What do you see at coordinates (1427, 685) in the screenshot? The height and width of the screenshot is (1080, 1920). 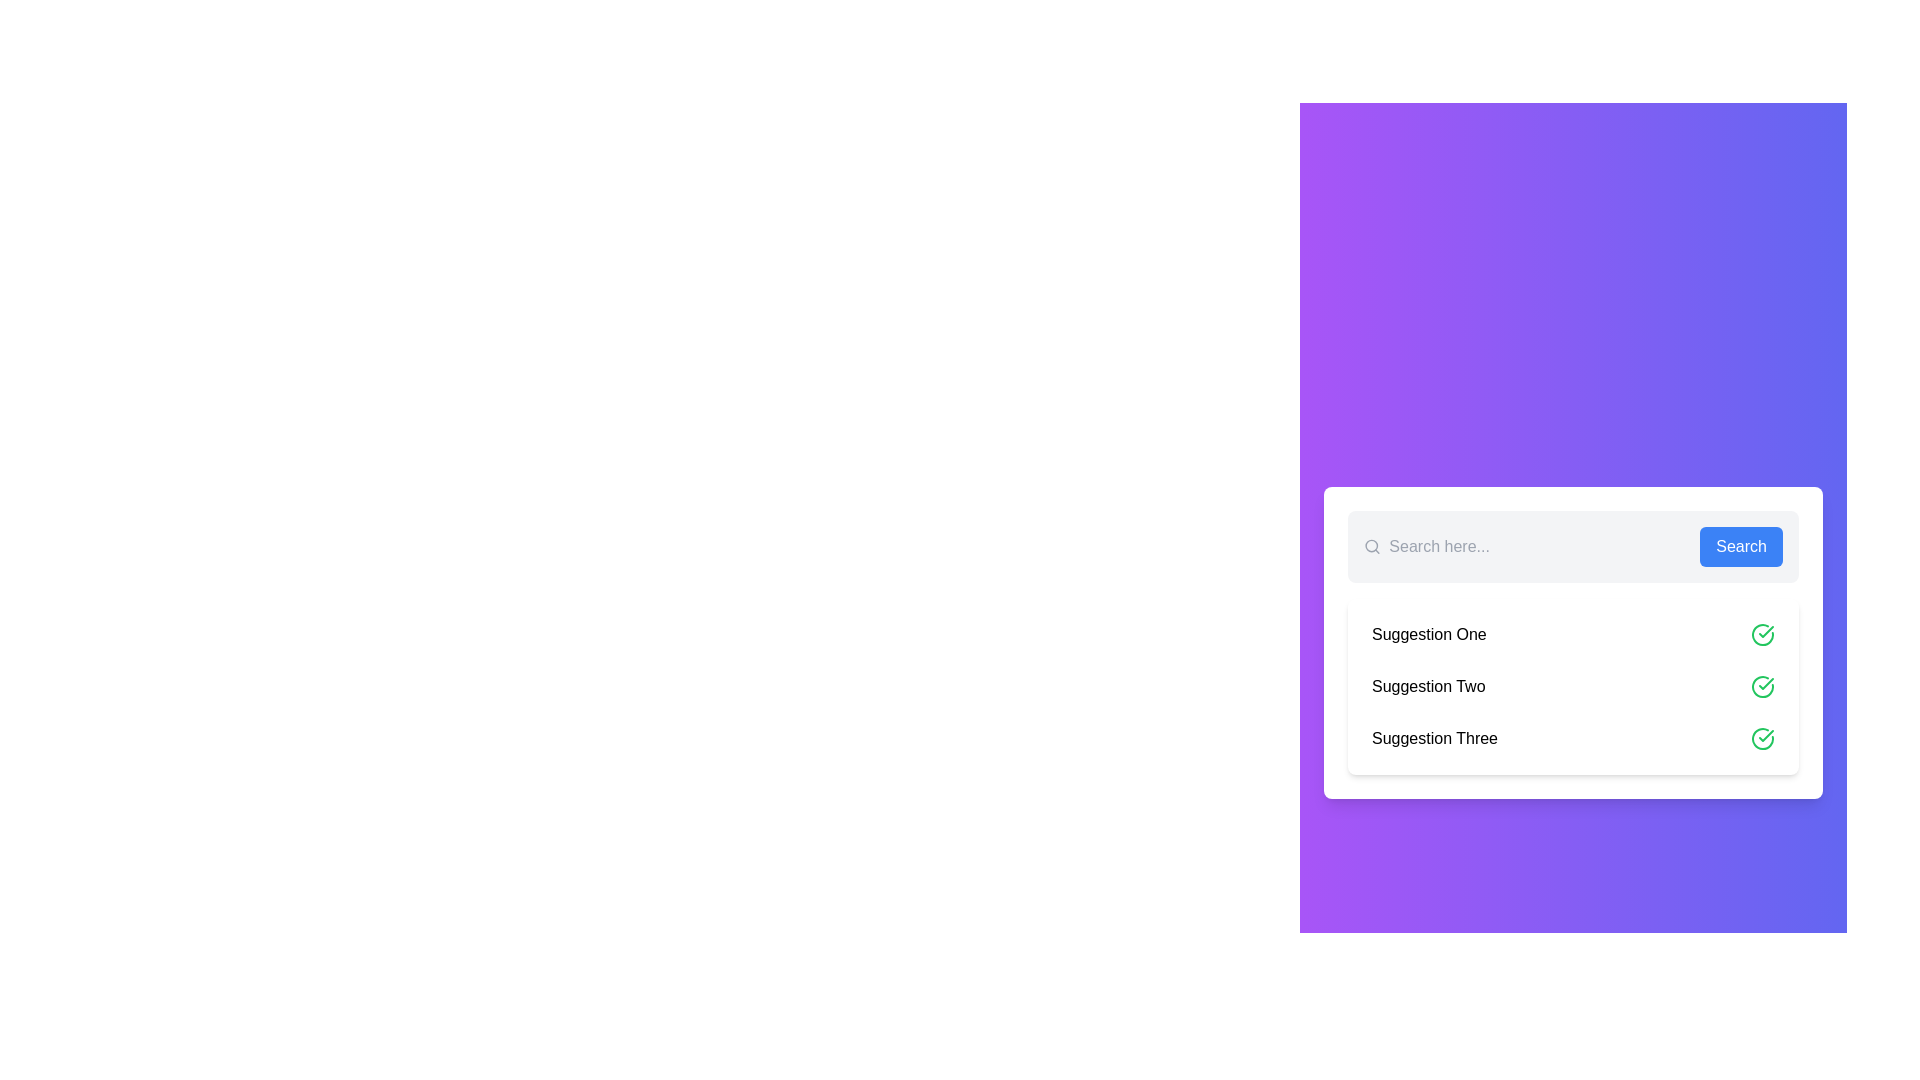 I see `the second text suggestion in the list, which is located beneath 'Suggestion One' and above 'Suggestion Three'` at bounding box center [1427, 685].